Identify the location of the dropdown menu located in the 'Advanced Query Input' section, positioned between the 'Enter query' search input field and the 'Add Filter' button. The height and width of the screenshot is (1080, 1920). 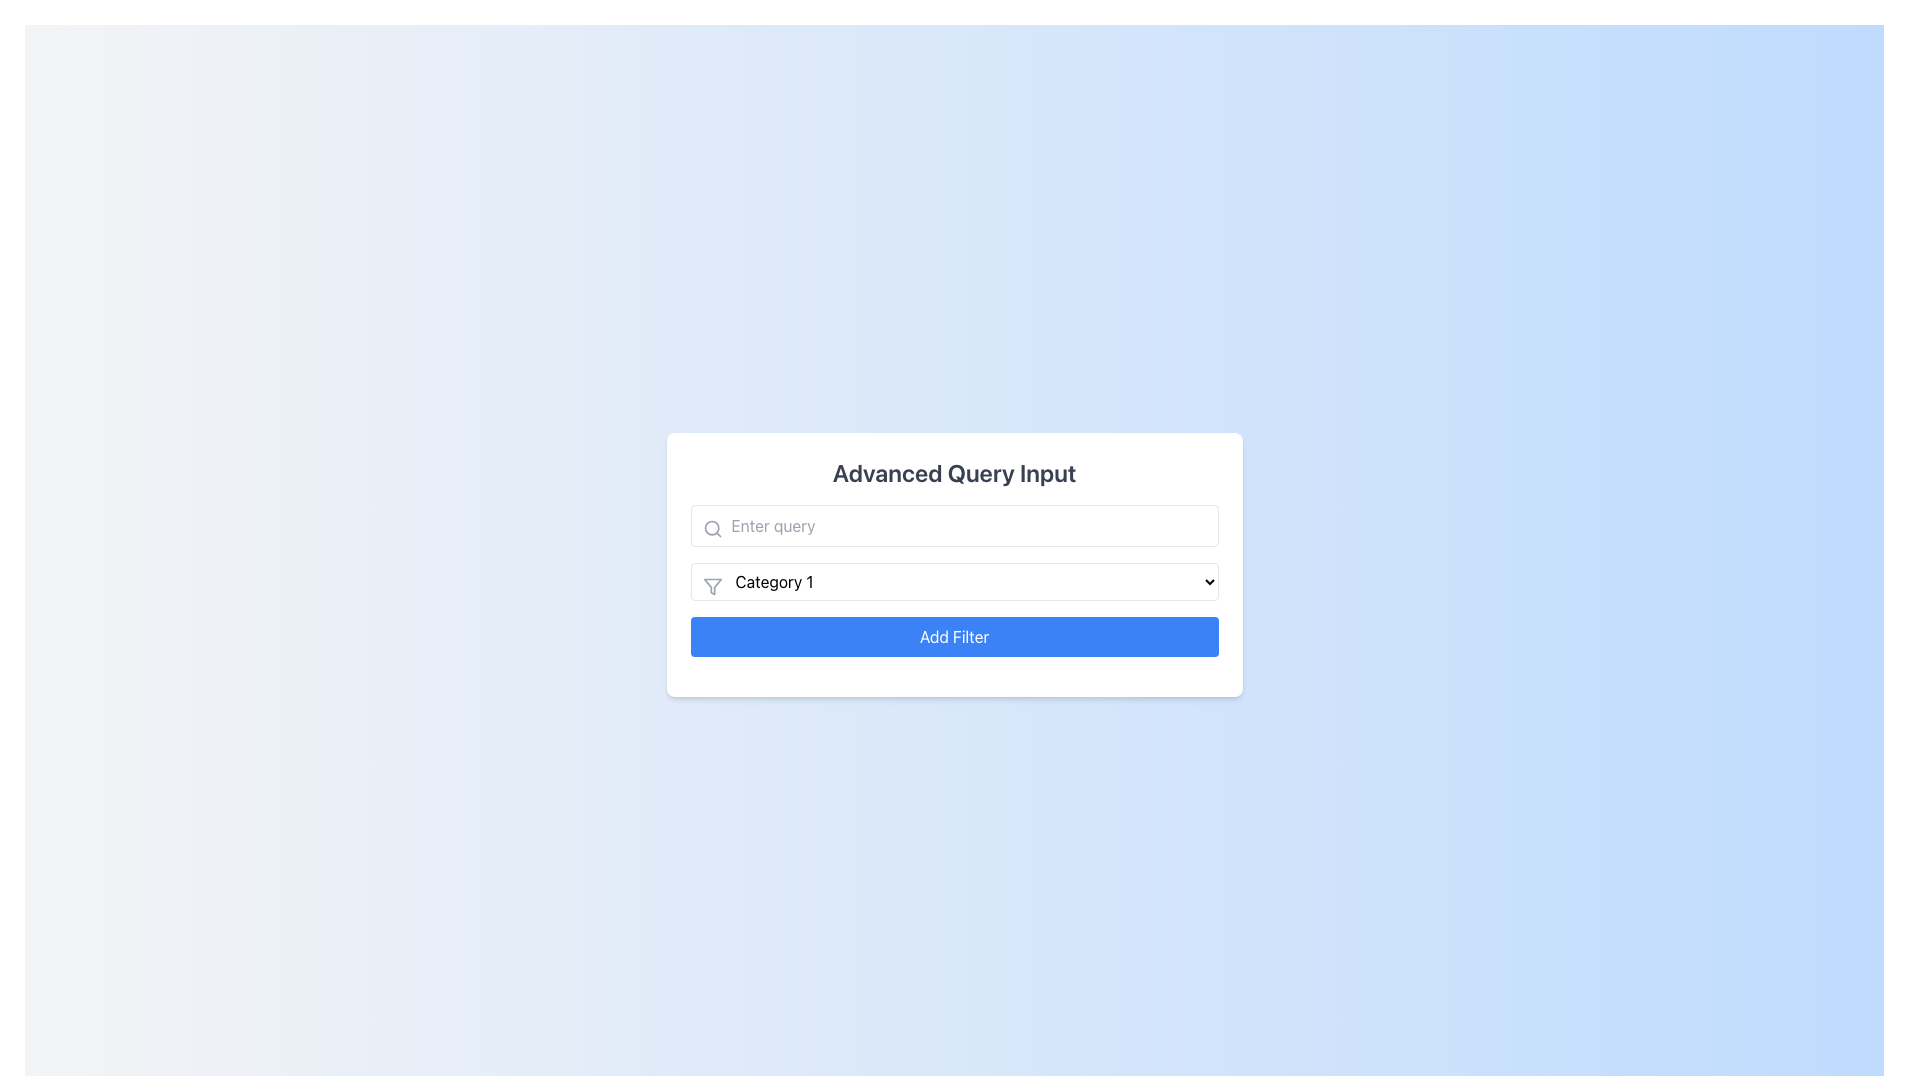
(953, 582).